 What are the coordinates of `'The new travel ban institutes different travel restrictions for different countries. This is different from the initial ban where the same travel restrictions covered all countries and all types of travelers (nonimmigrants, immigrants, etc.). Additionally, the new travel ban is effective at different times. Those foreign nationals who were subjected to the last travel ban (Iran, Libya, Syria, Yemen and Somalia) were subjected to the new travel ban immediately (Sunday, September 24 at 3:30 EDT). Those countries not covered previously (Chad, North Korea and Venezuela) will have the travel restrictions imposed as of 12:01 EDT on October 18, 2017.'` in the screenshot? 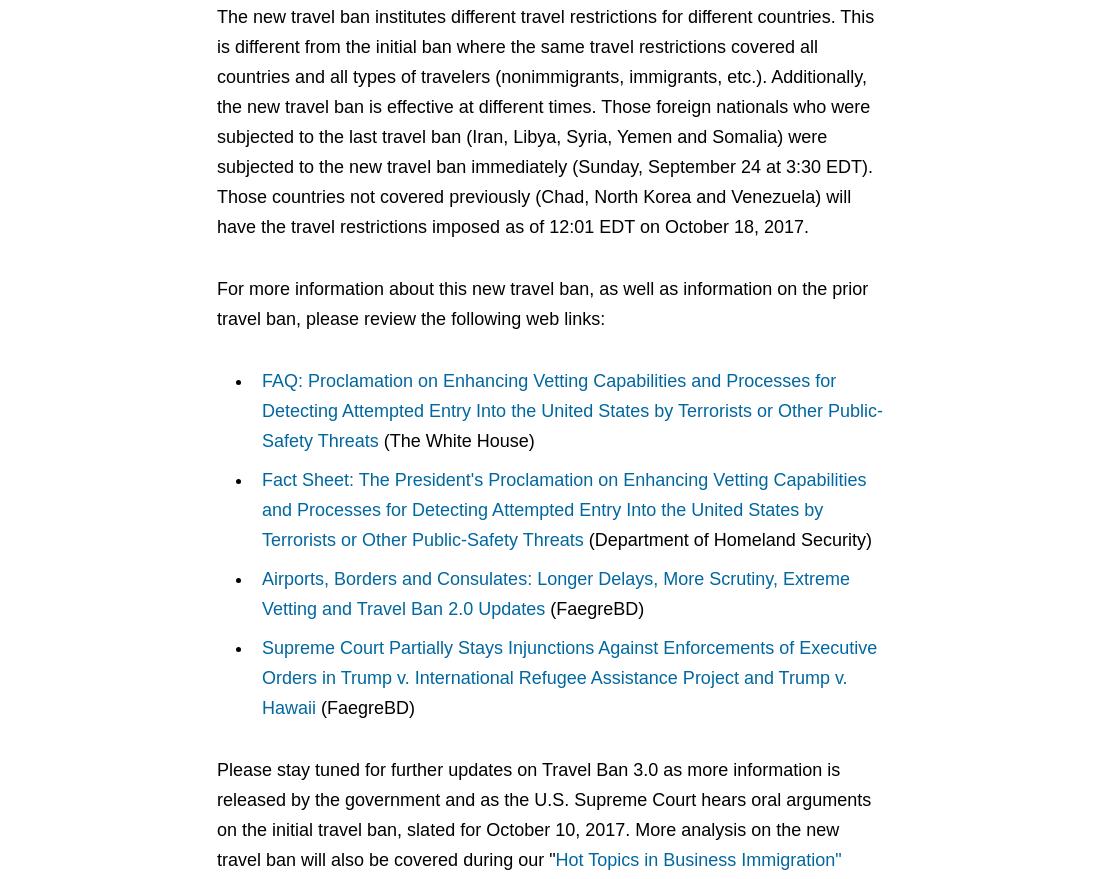 It's located at (217, 121).